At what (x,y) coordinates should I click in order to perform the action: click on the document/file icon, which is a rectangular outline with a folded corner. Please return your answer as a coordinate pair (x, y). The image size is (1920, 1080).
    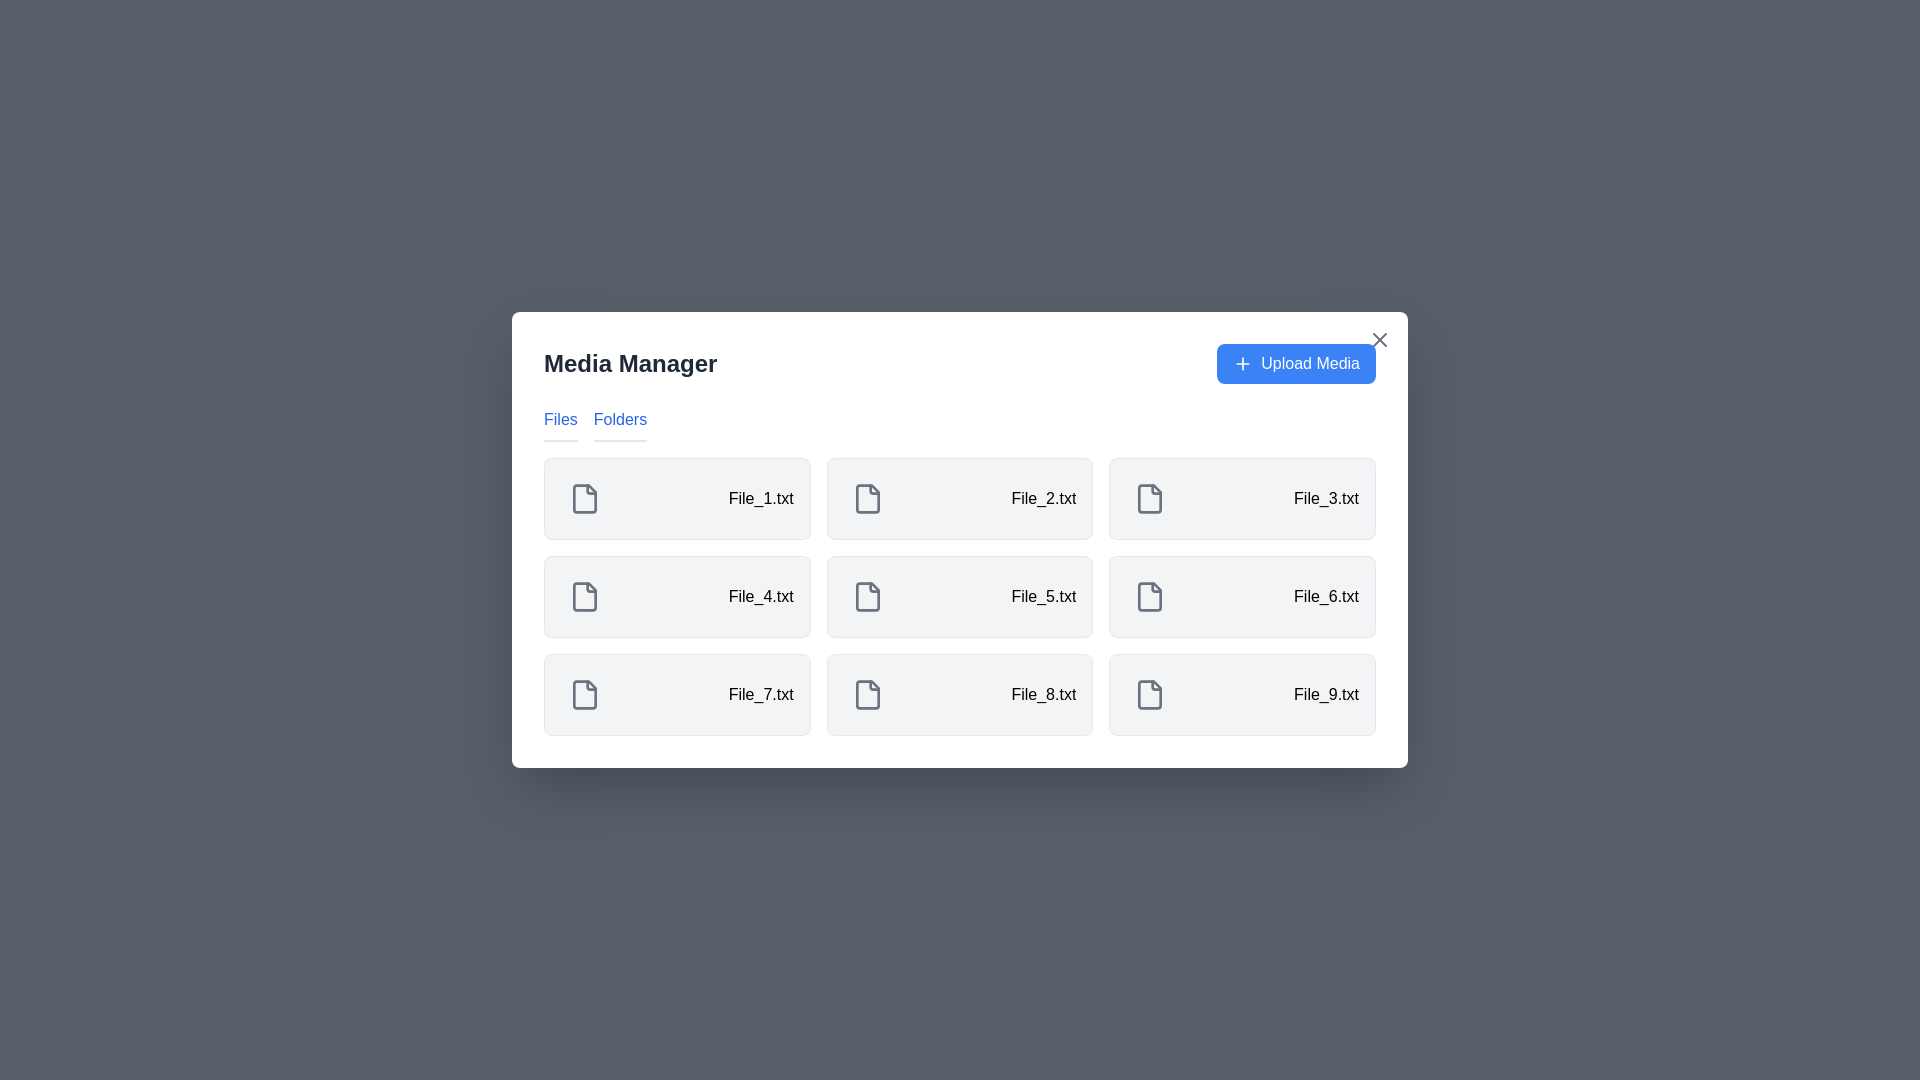
    Looking at the image, I should click on (867, 693).